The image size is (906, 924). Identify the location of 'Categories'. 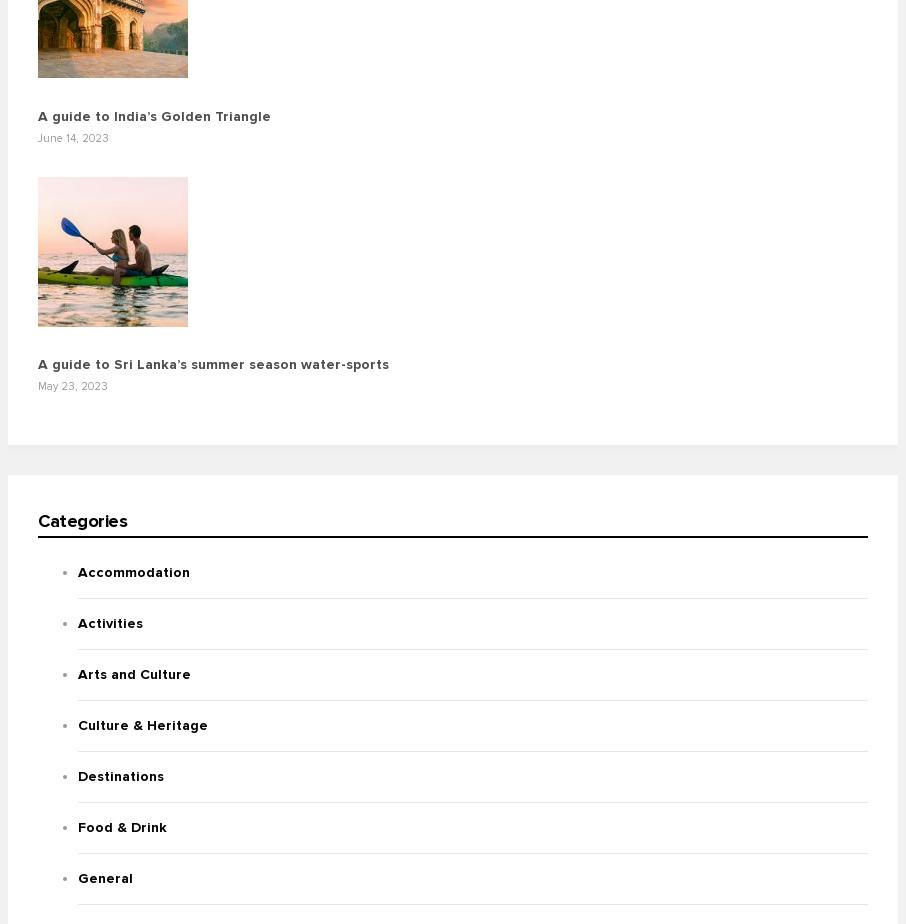
(82, 521).